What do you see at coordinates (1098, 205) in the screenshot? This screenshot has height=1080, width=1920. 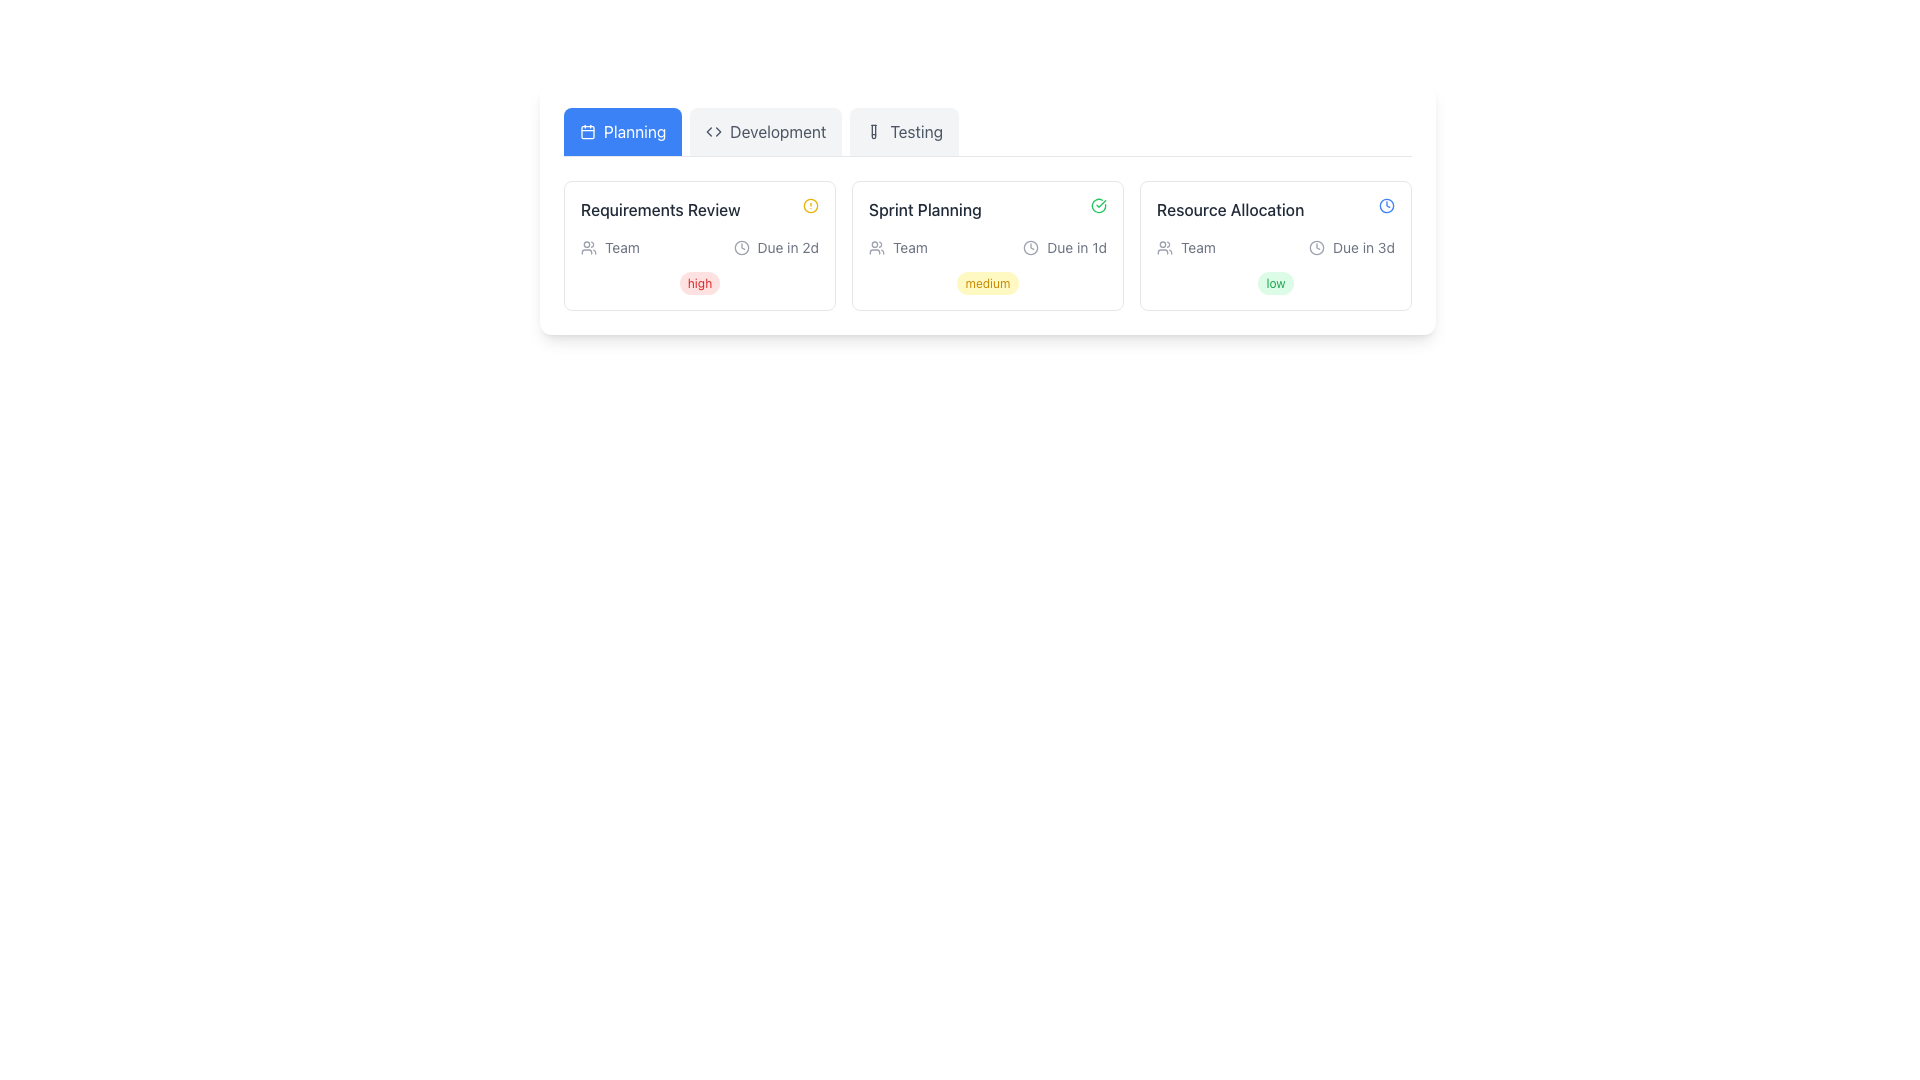 I see `the completion icon associated with the 'Sprint Planning' section to visually indicate its status as completed or confirmed` at bounding box center [1098, 205].